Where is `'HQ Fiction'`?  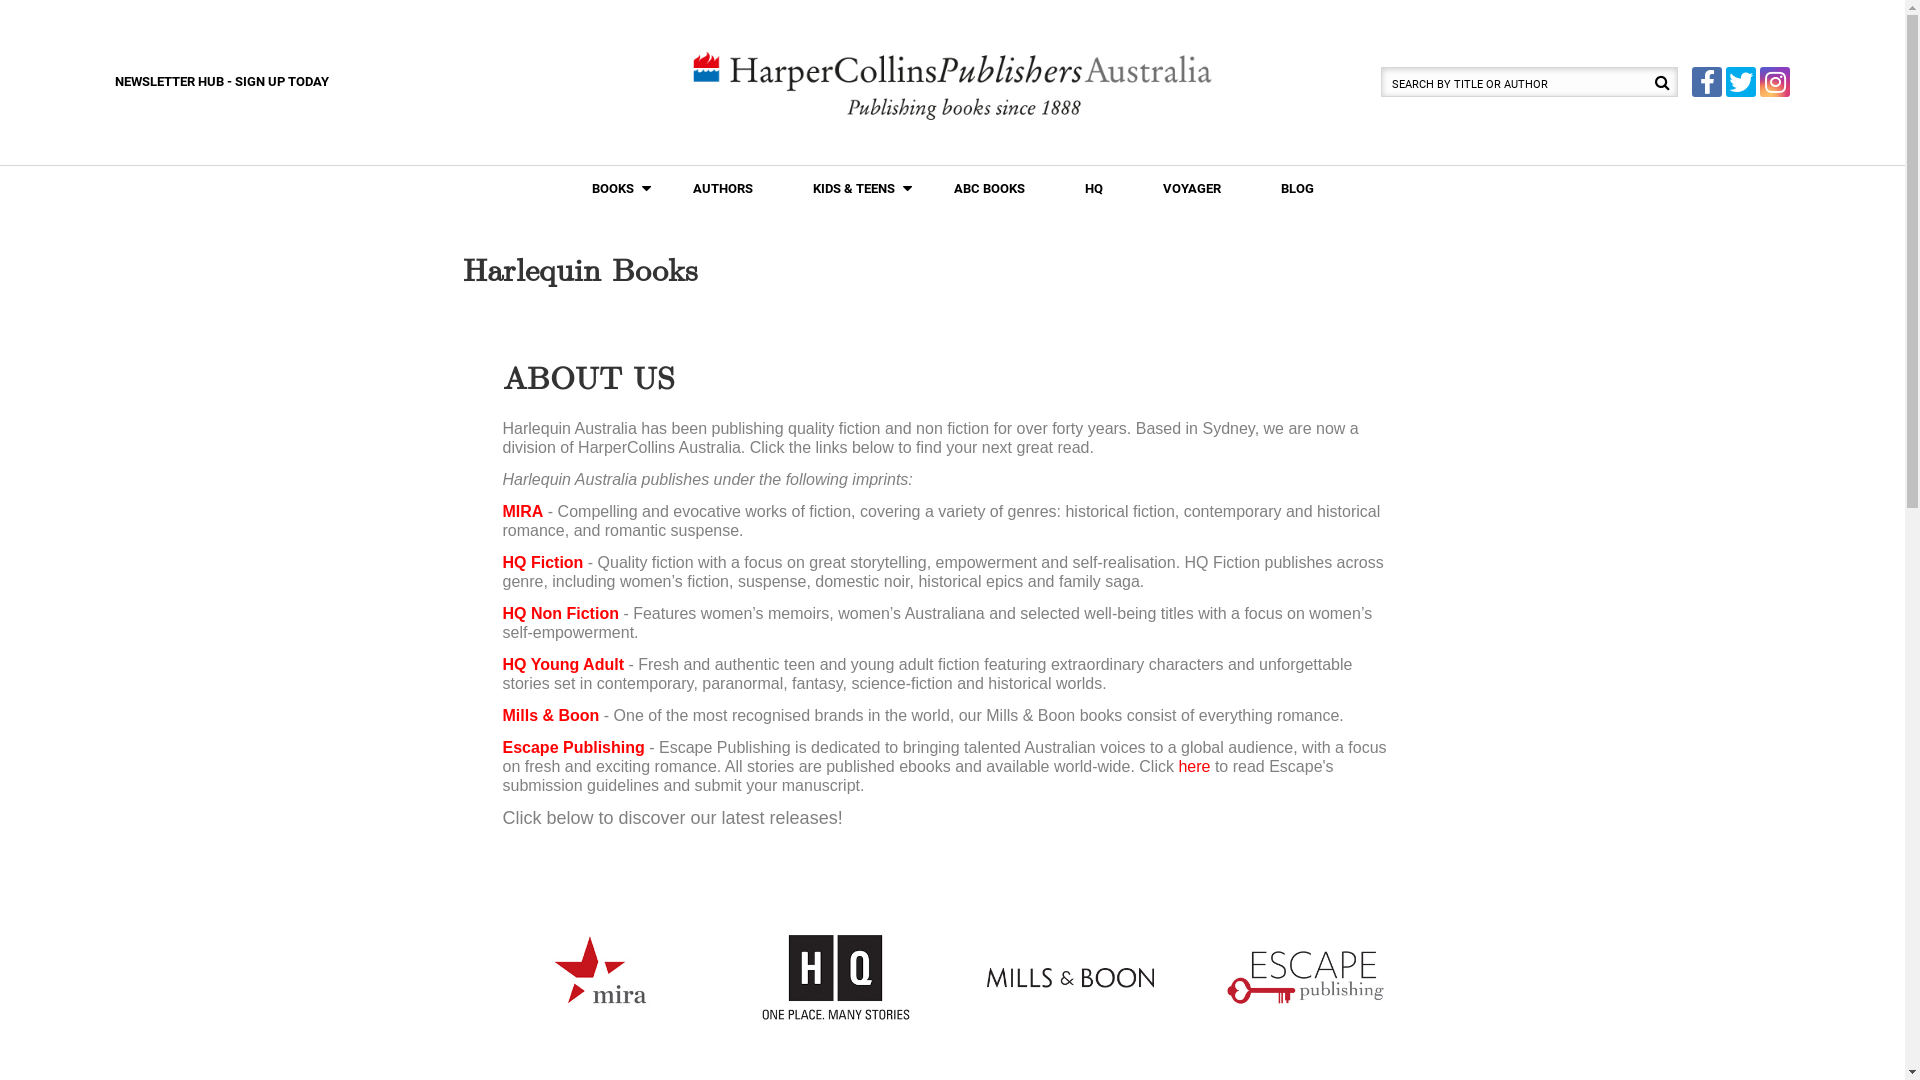 'HQ Fiction' is located at coordinates (542, 562).